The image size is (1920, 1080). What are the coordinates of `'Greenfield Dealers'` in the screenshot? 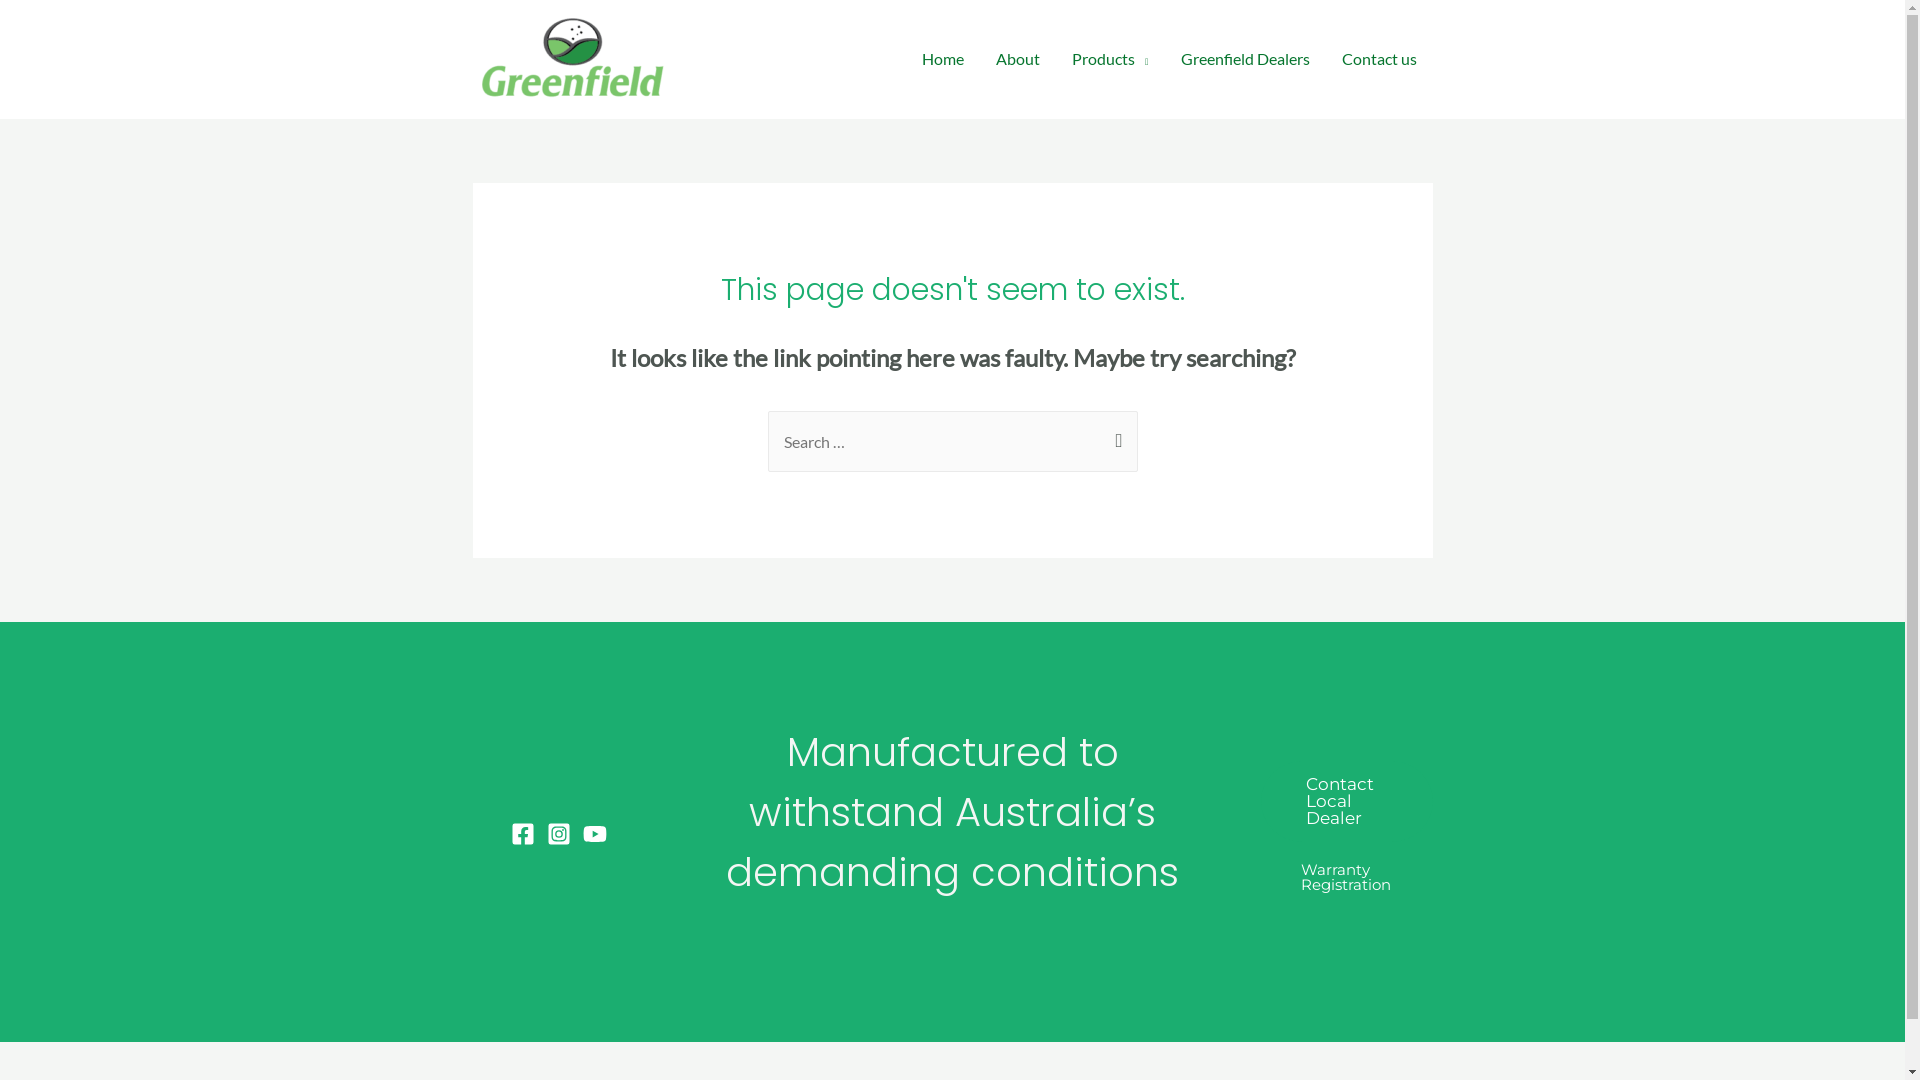 It's located at (1243, 57).